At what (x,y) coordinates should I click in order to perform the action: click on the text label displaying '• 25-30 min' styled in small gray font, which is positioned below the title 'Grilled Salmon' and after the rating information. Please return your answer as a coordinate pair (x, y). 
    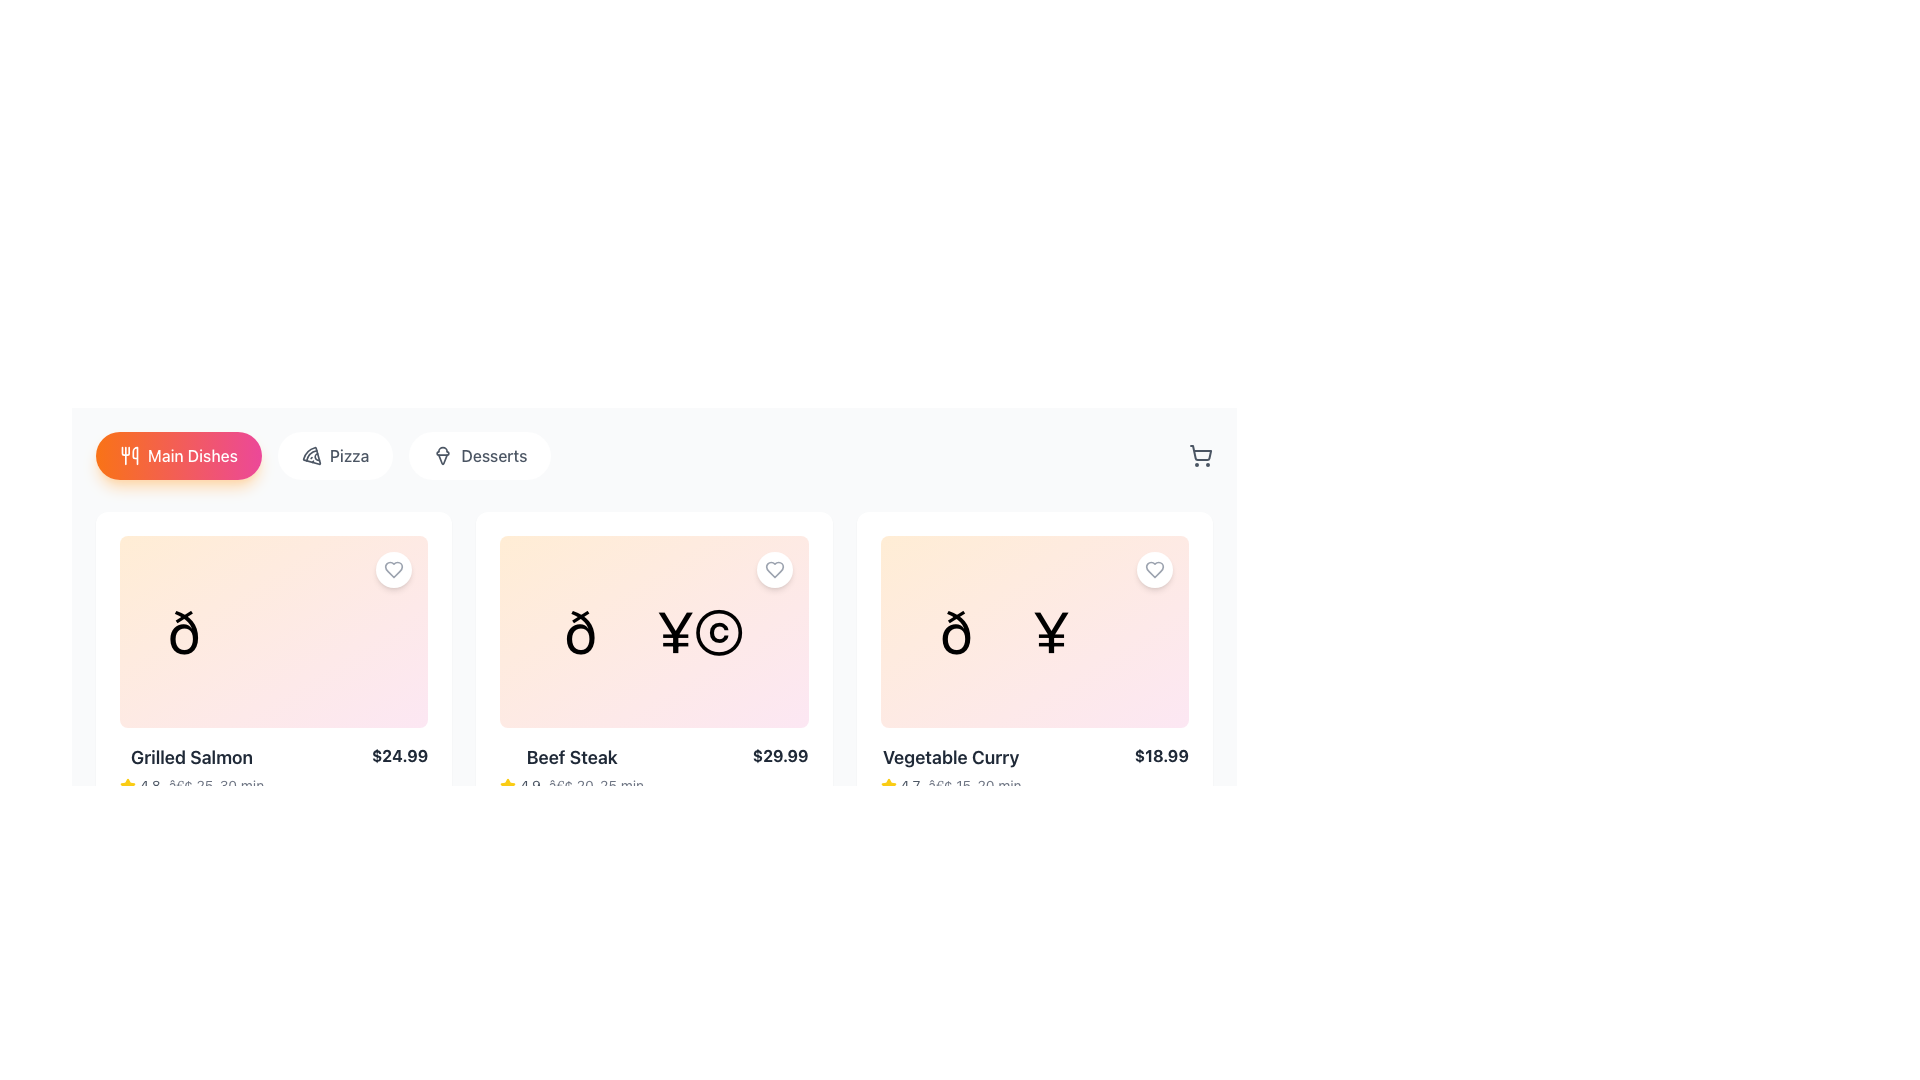
    Looking at the image, I should click on (216, 785).